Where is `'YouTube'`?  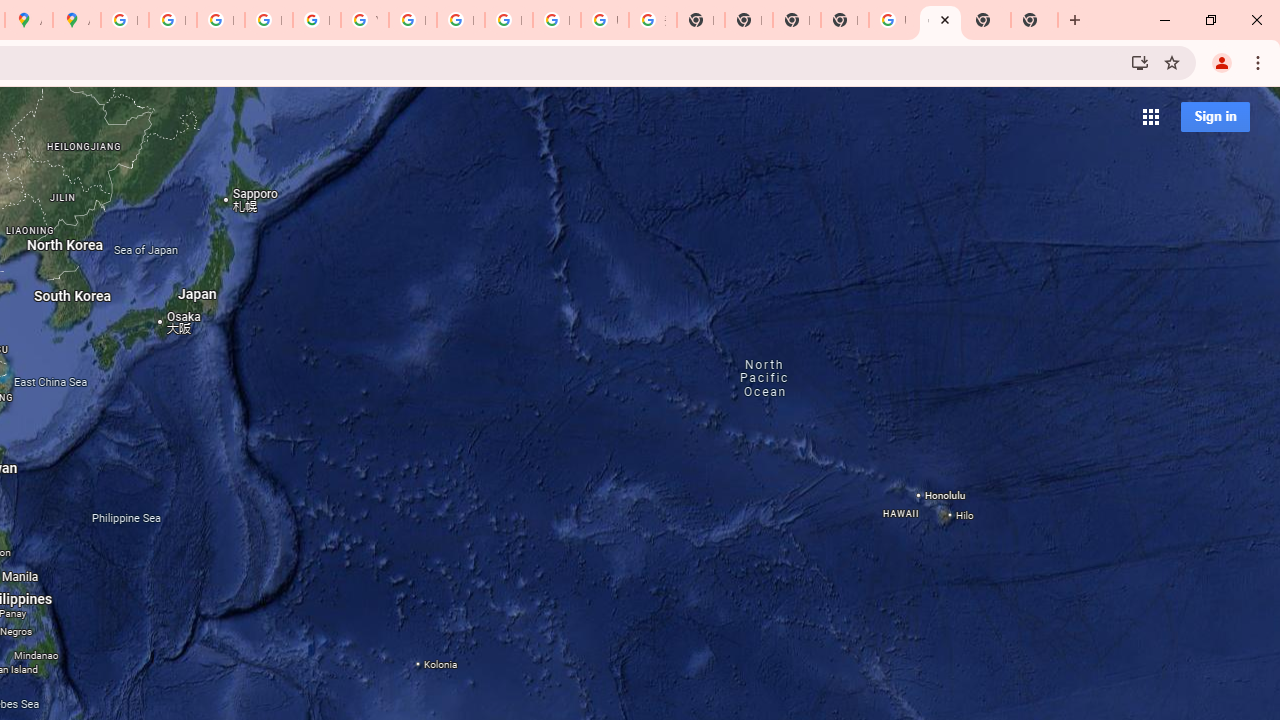 'YouTube' is located at coordinates (364, 20).